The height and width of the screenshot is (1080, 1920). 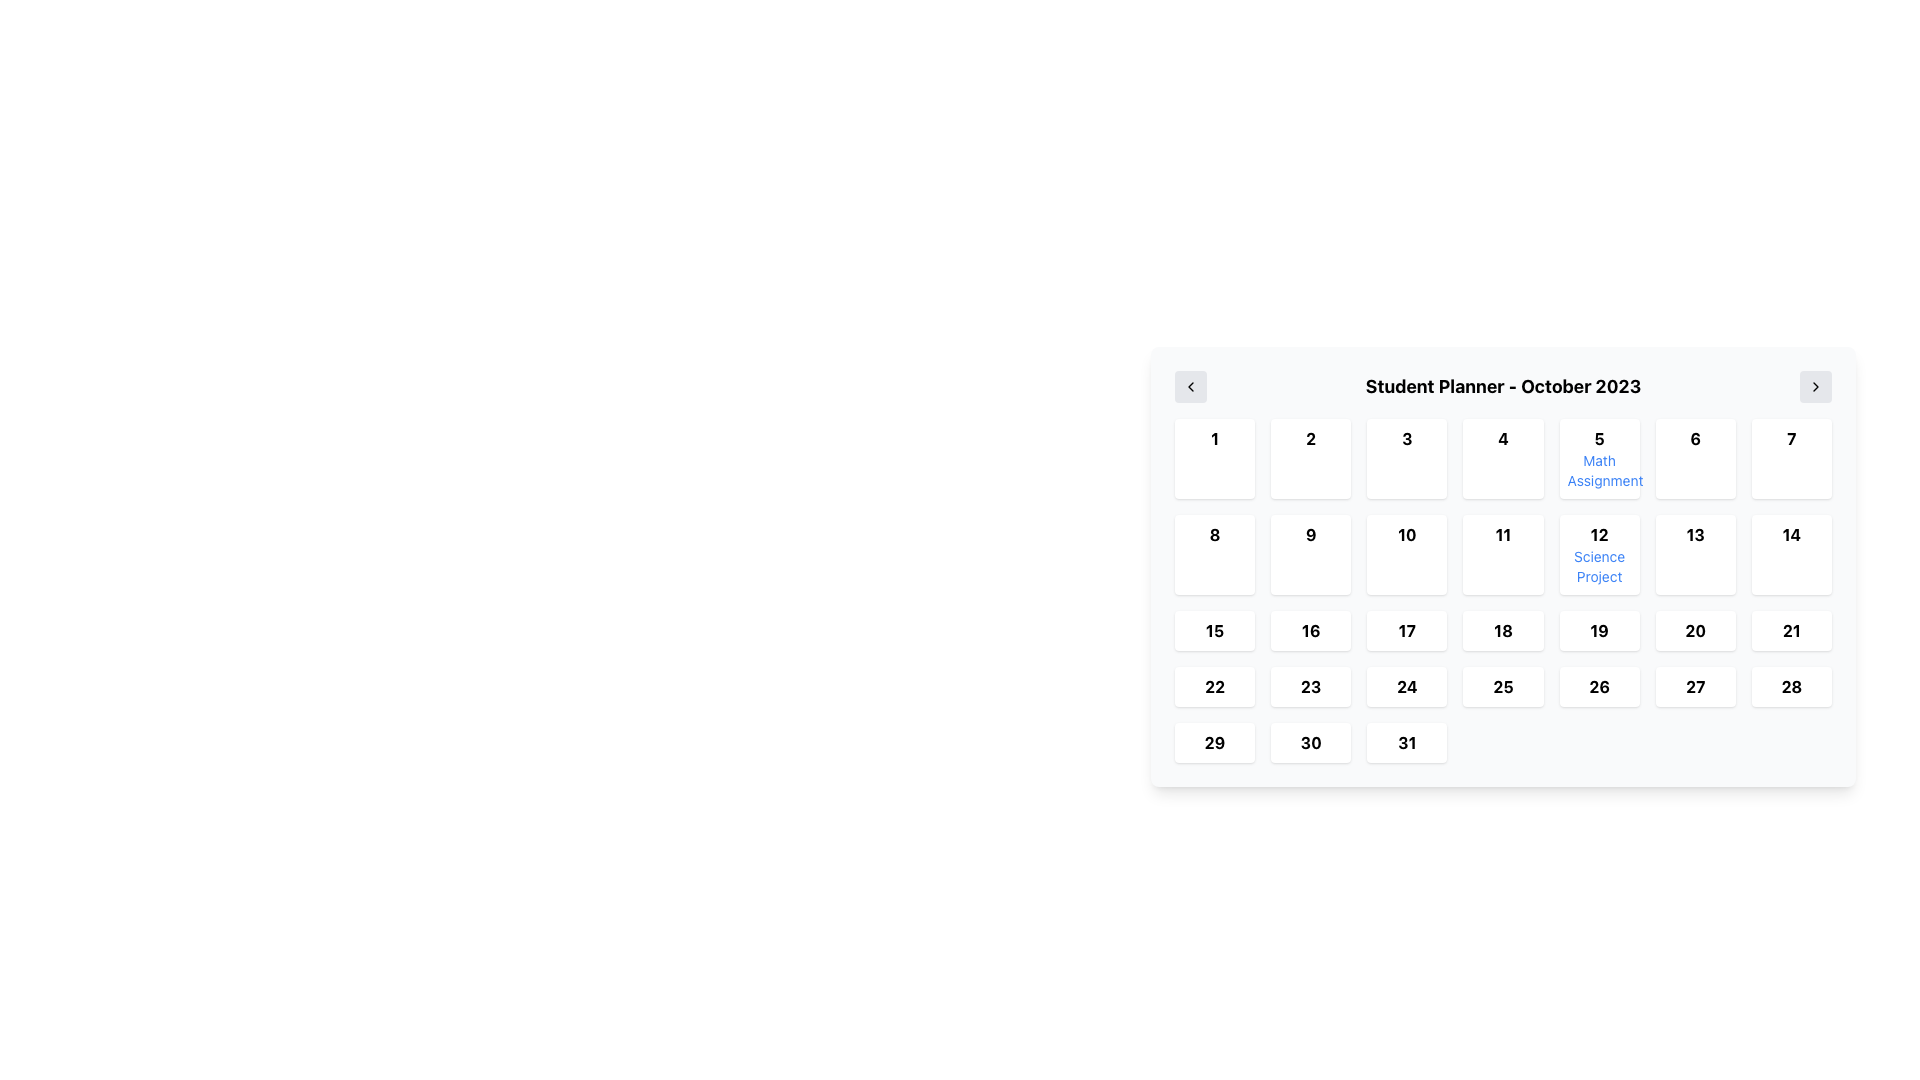 I want to click on the date cell representing October 16, so click(x=1310, y=631).